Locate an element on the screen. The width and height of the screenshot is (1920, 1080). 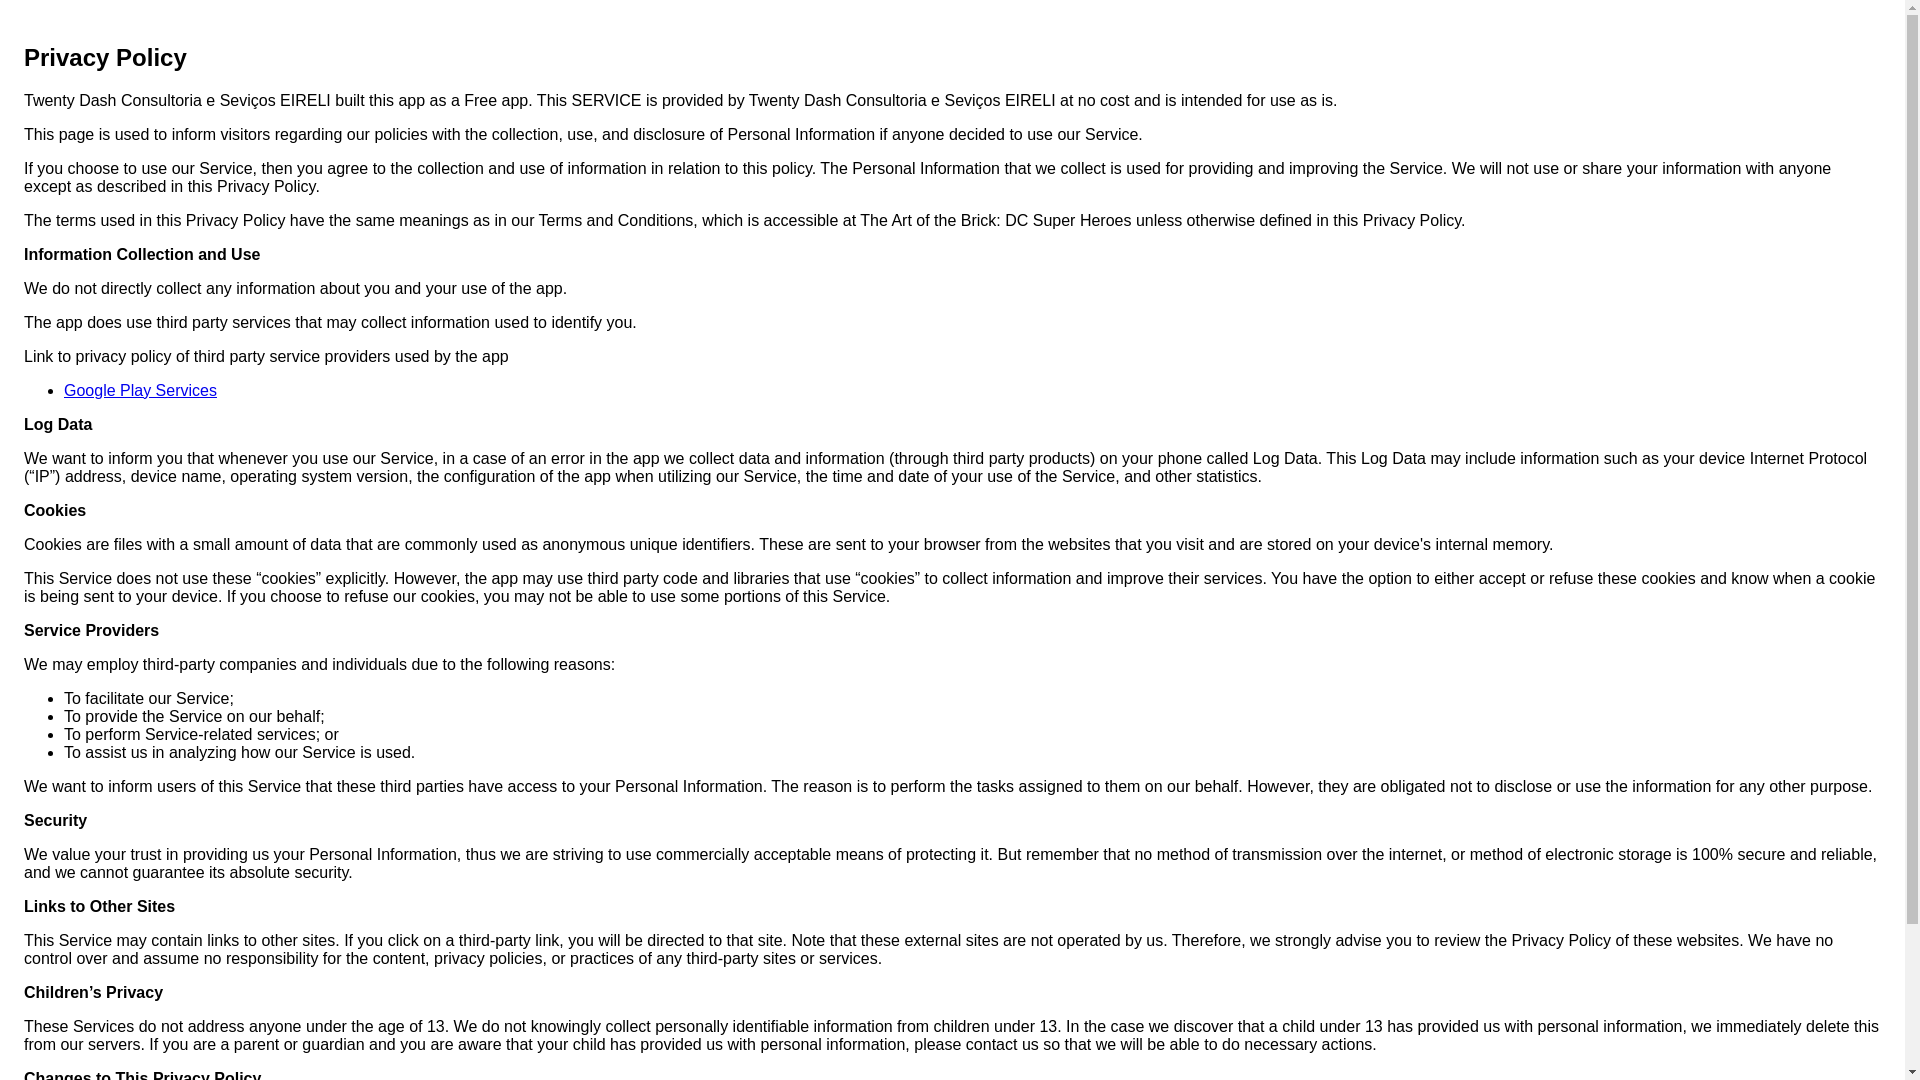
'Google Play Services' is located at coordinates (139, 390).